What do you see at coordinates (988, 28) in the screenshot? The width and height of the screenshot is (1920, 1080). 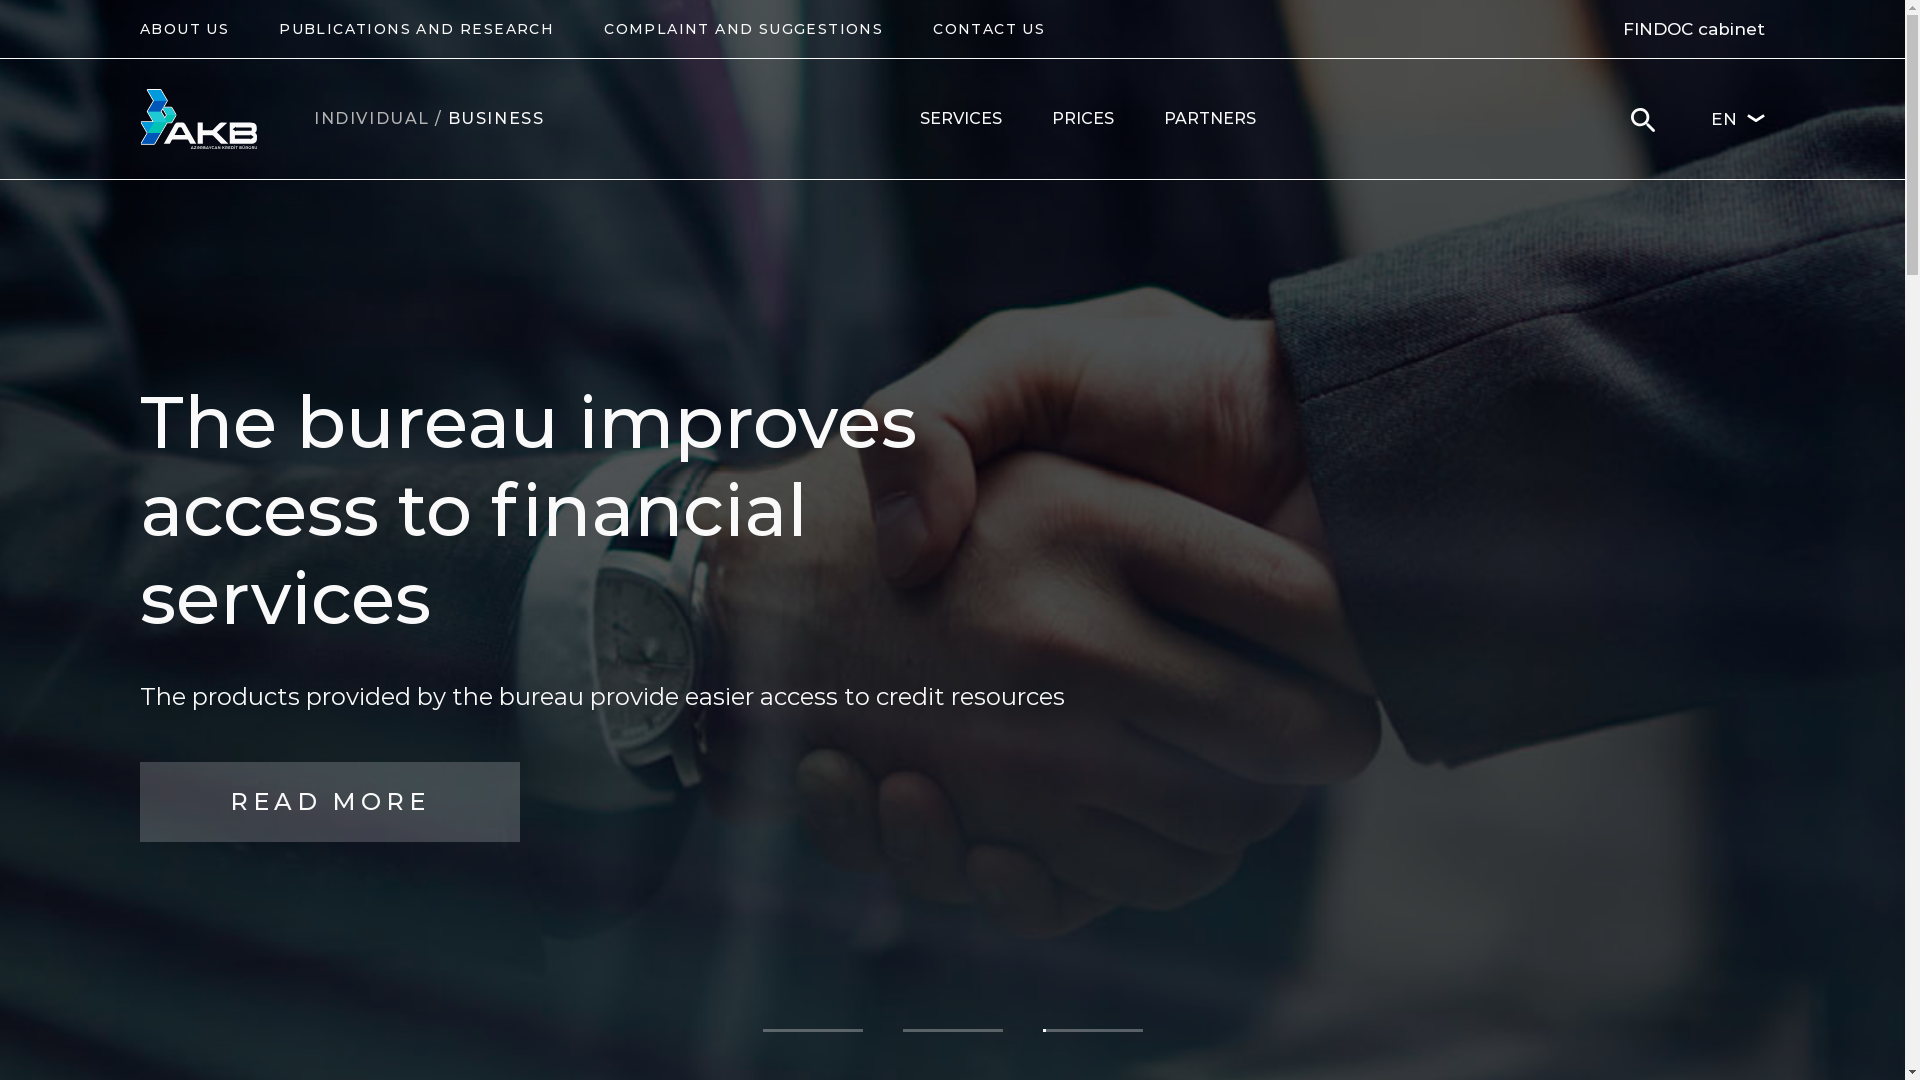 I see `'CONTACT US'` at bounding box center [988, 28].